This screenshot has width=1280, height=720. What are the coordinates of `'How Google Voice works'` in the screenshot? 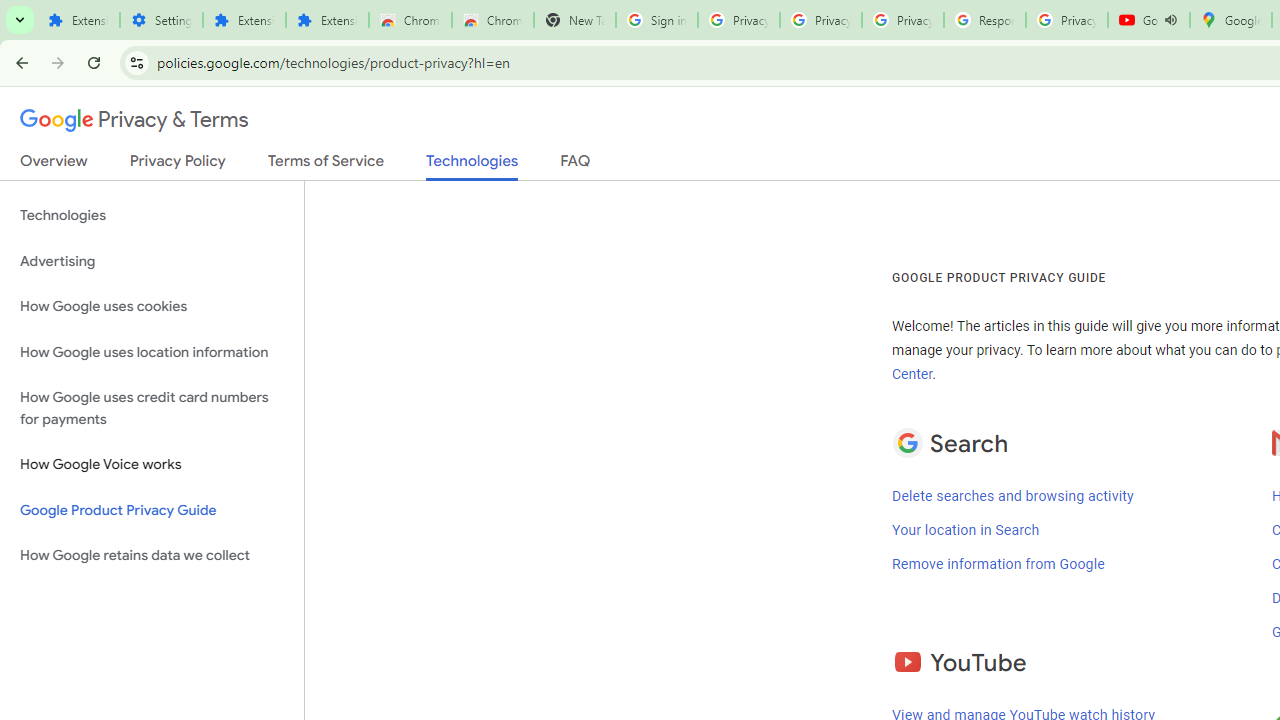 It's located at (151, 465).